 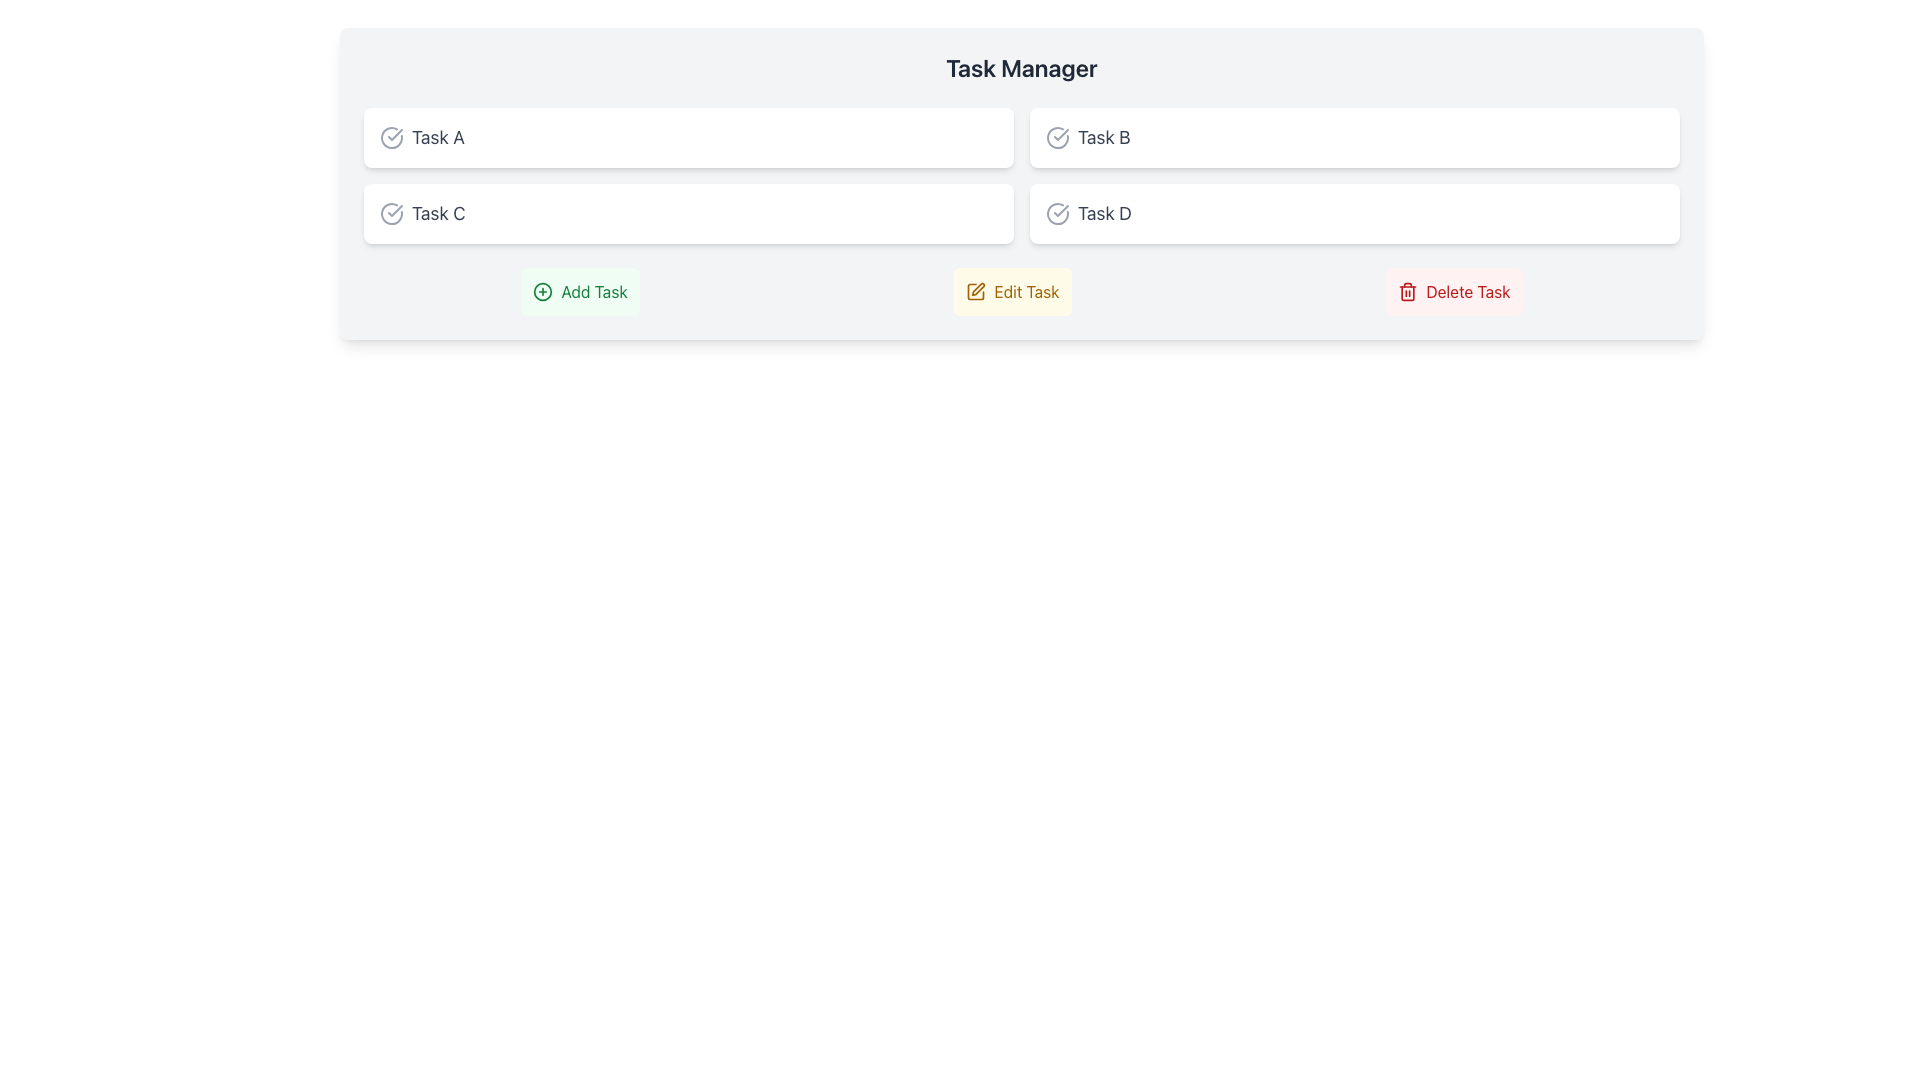 I want to click on the Circle icon with a check mark, which indicates the status of the task, located to the immediate left of the text 'Task A', so click(x=392, y=137).